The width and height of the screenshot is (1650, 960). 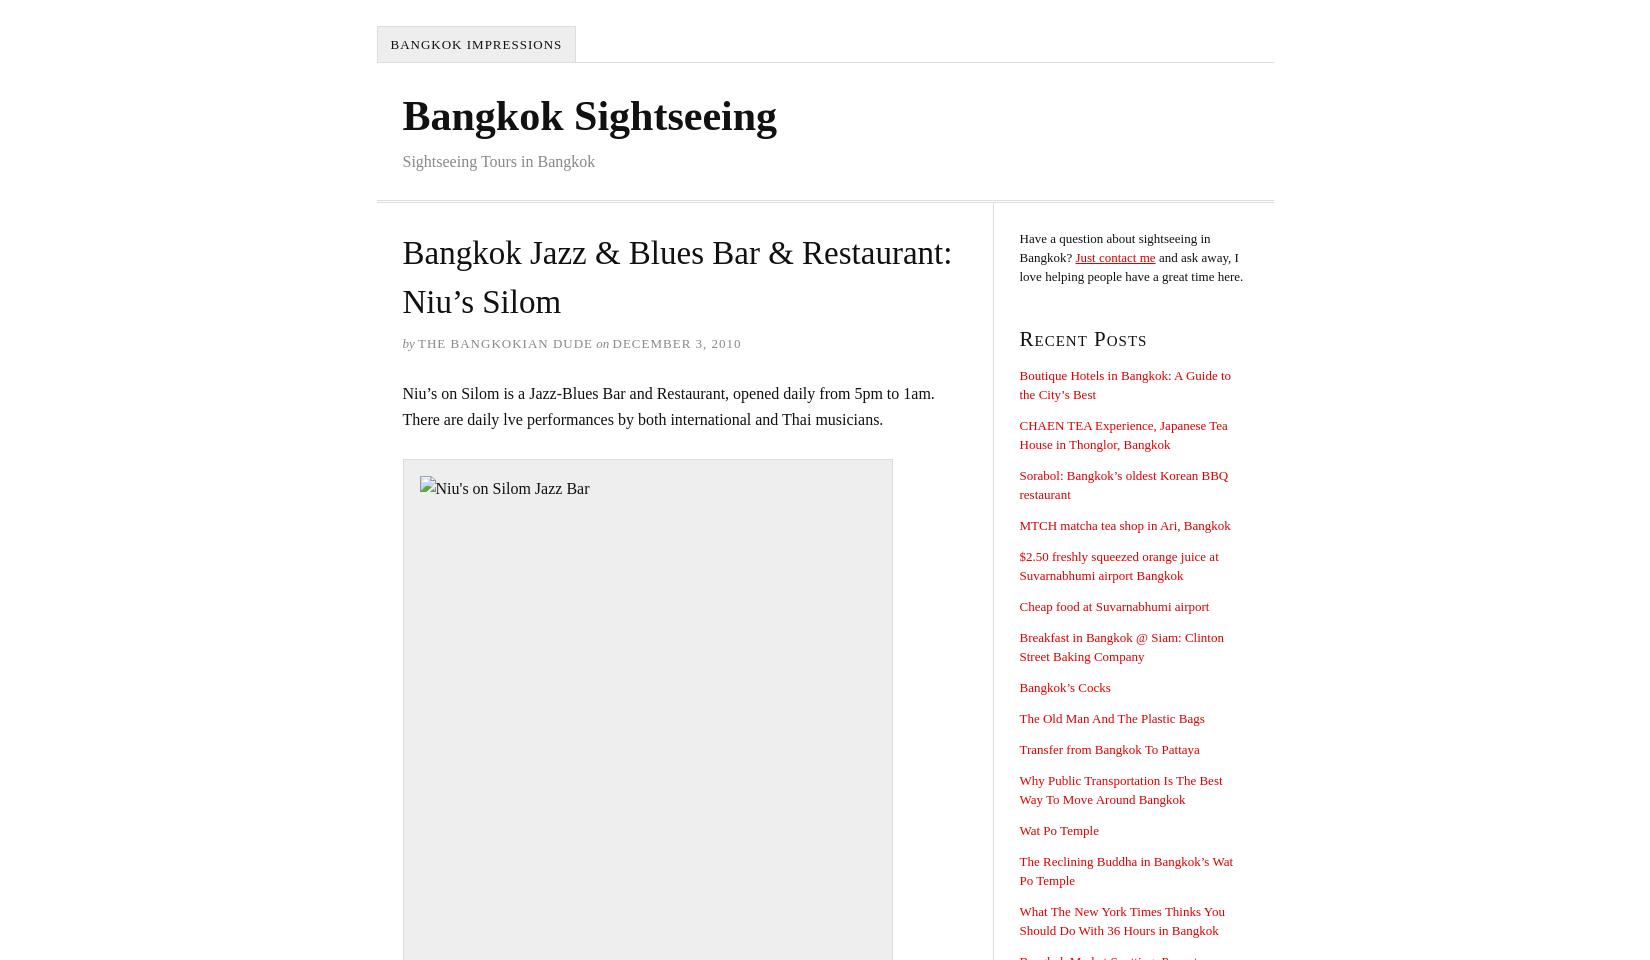 I want to click on 'Bangkok Impressions', so click(x=390, y=43).